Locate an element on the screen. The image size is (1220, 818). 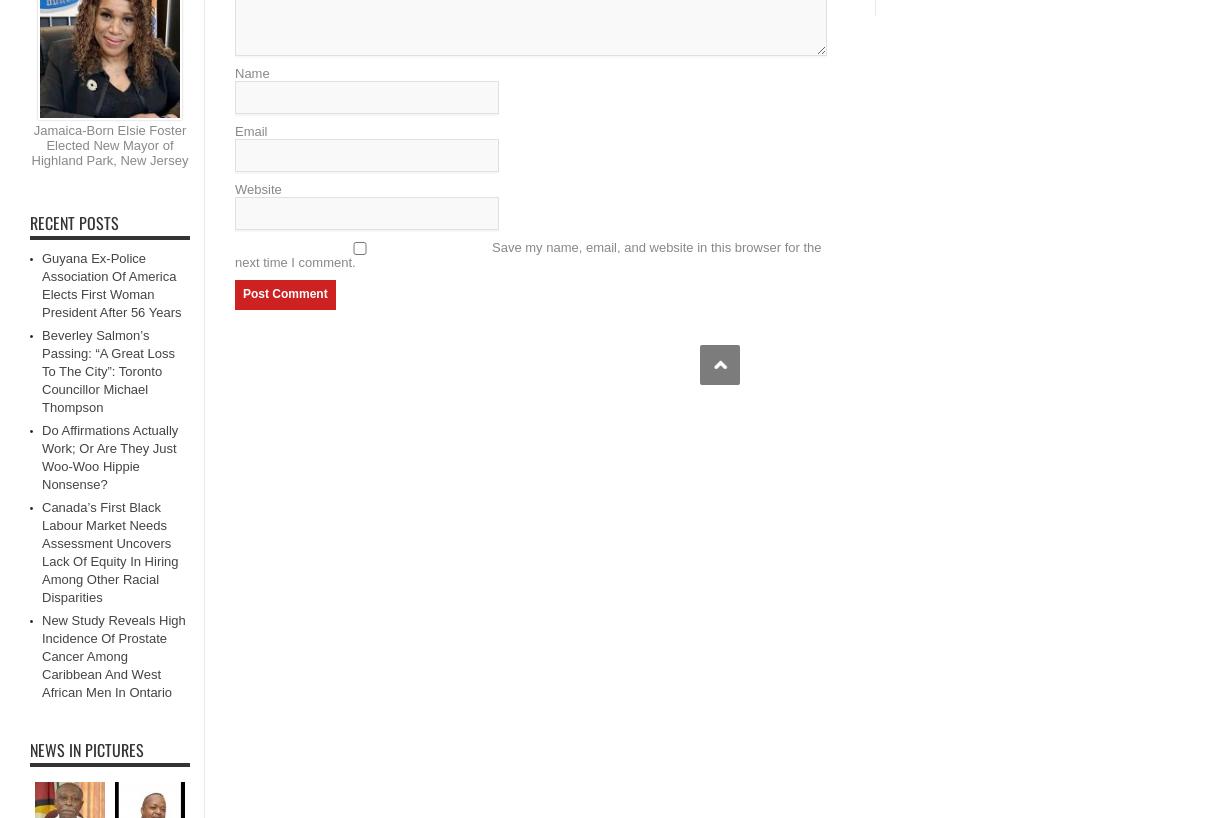
'Beverley Salmon’s Passing: “A Great Loss To The City”: Toronto Councillor Michael Thompson' is located at coordinates (107, 370).